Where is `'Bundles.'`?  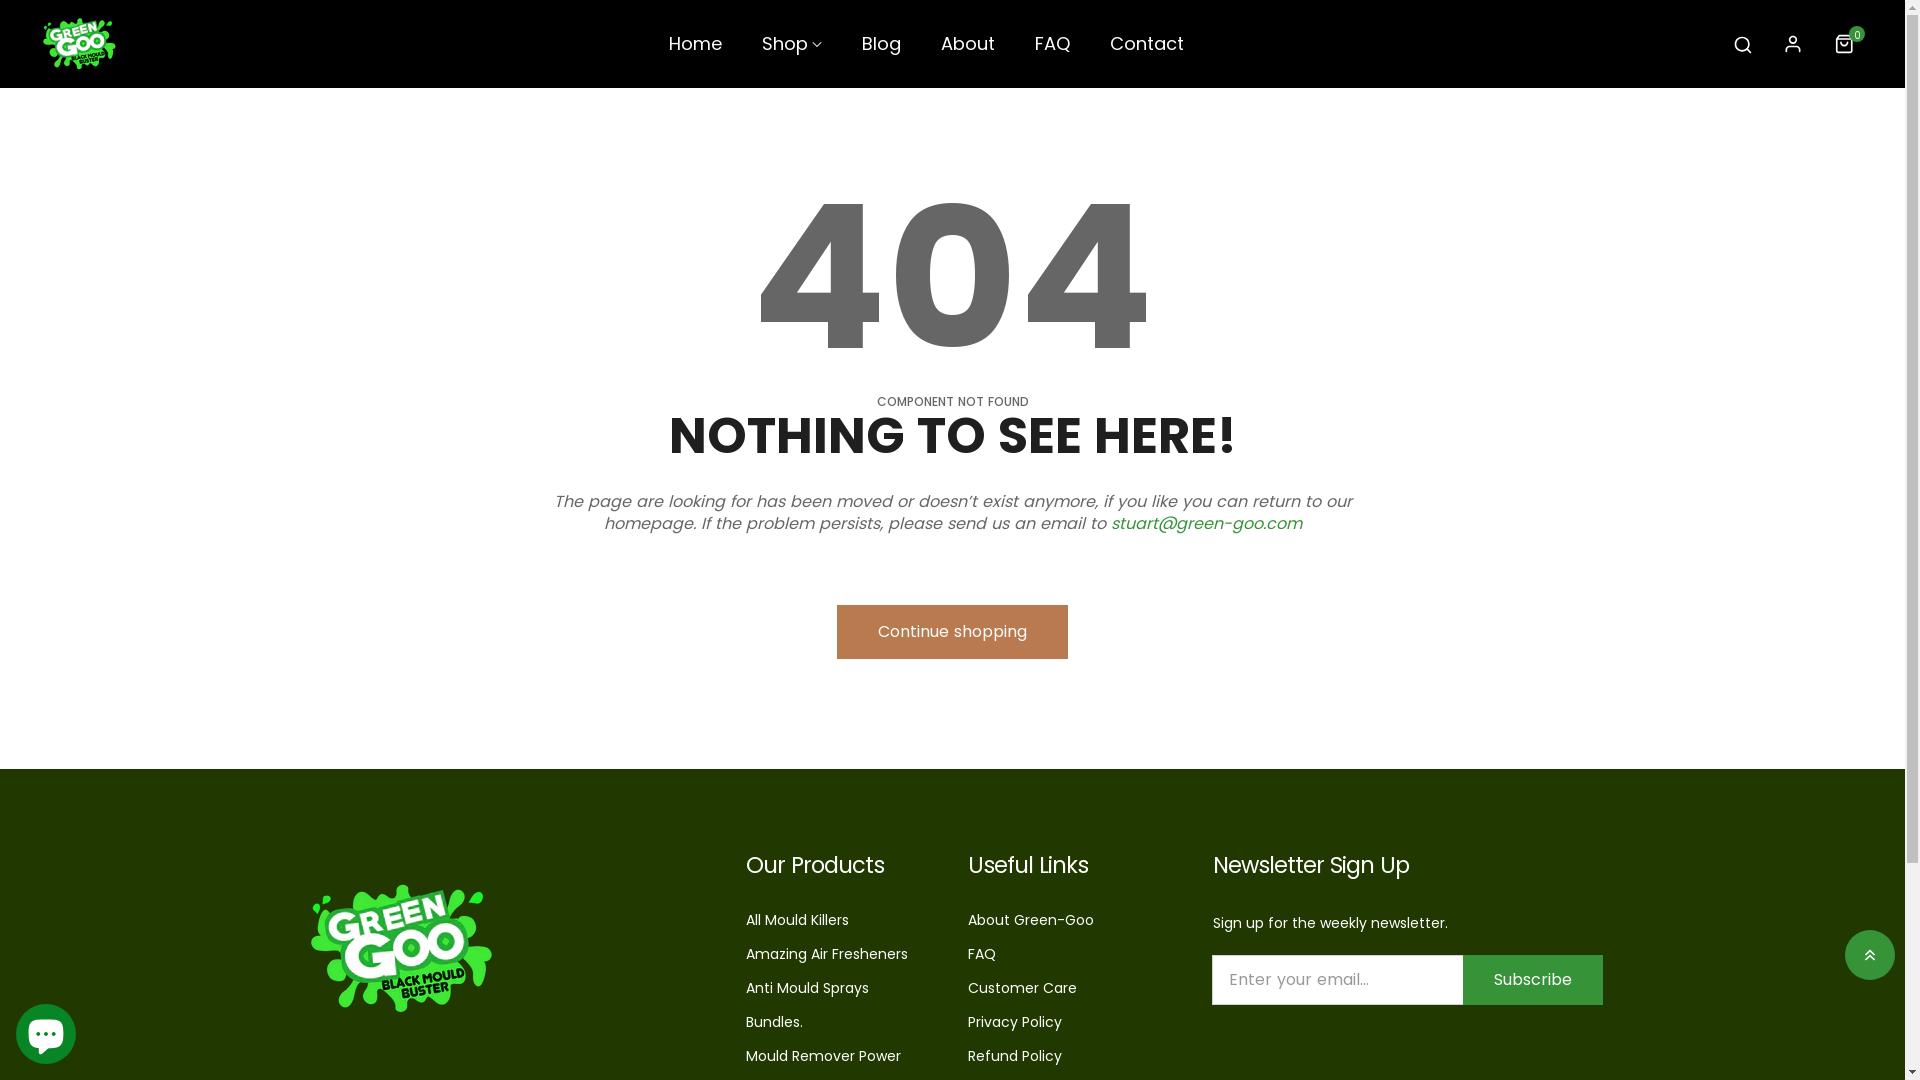 'Bundles.' is located at coordinates (744, 1022).